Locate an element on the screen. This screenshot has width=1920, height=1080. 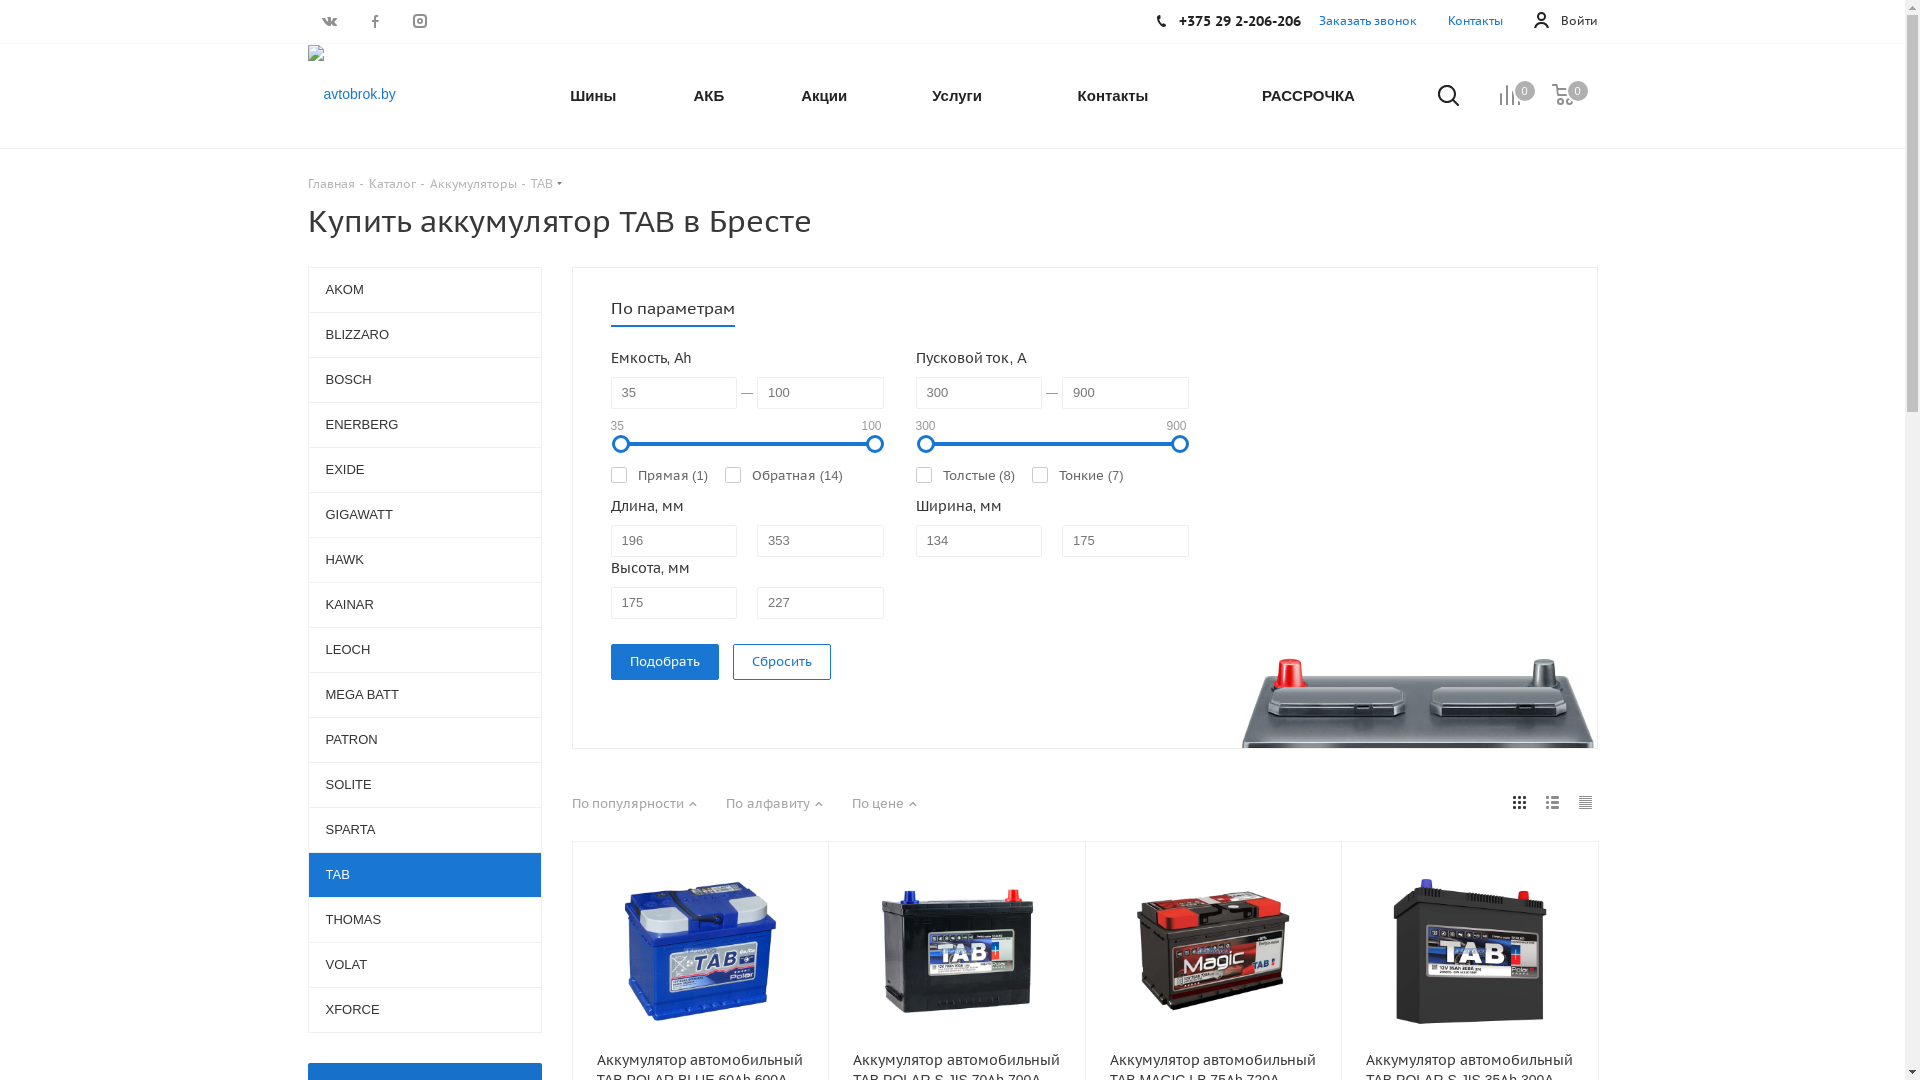
'TAB' is located at coordinates (424, 873).